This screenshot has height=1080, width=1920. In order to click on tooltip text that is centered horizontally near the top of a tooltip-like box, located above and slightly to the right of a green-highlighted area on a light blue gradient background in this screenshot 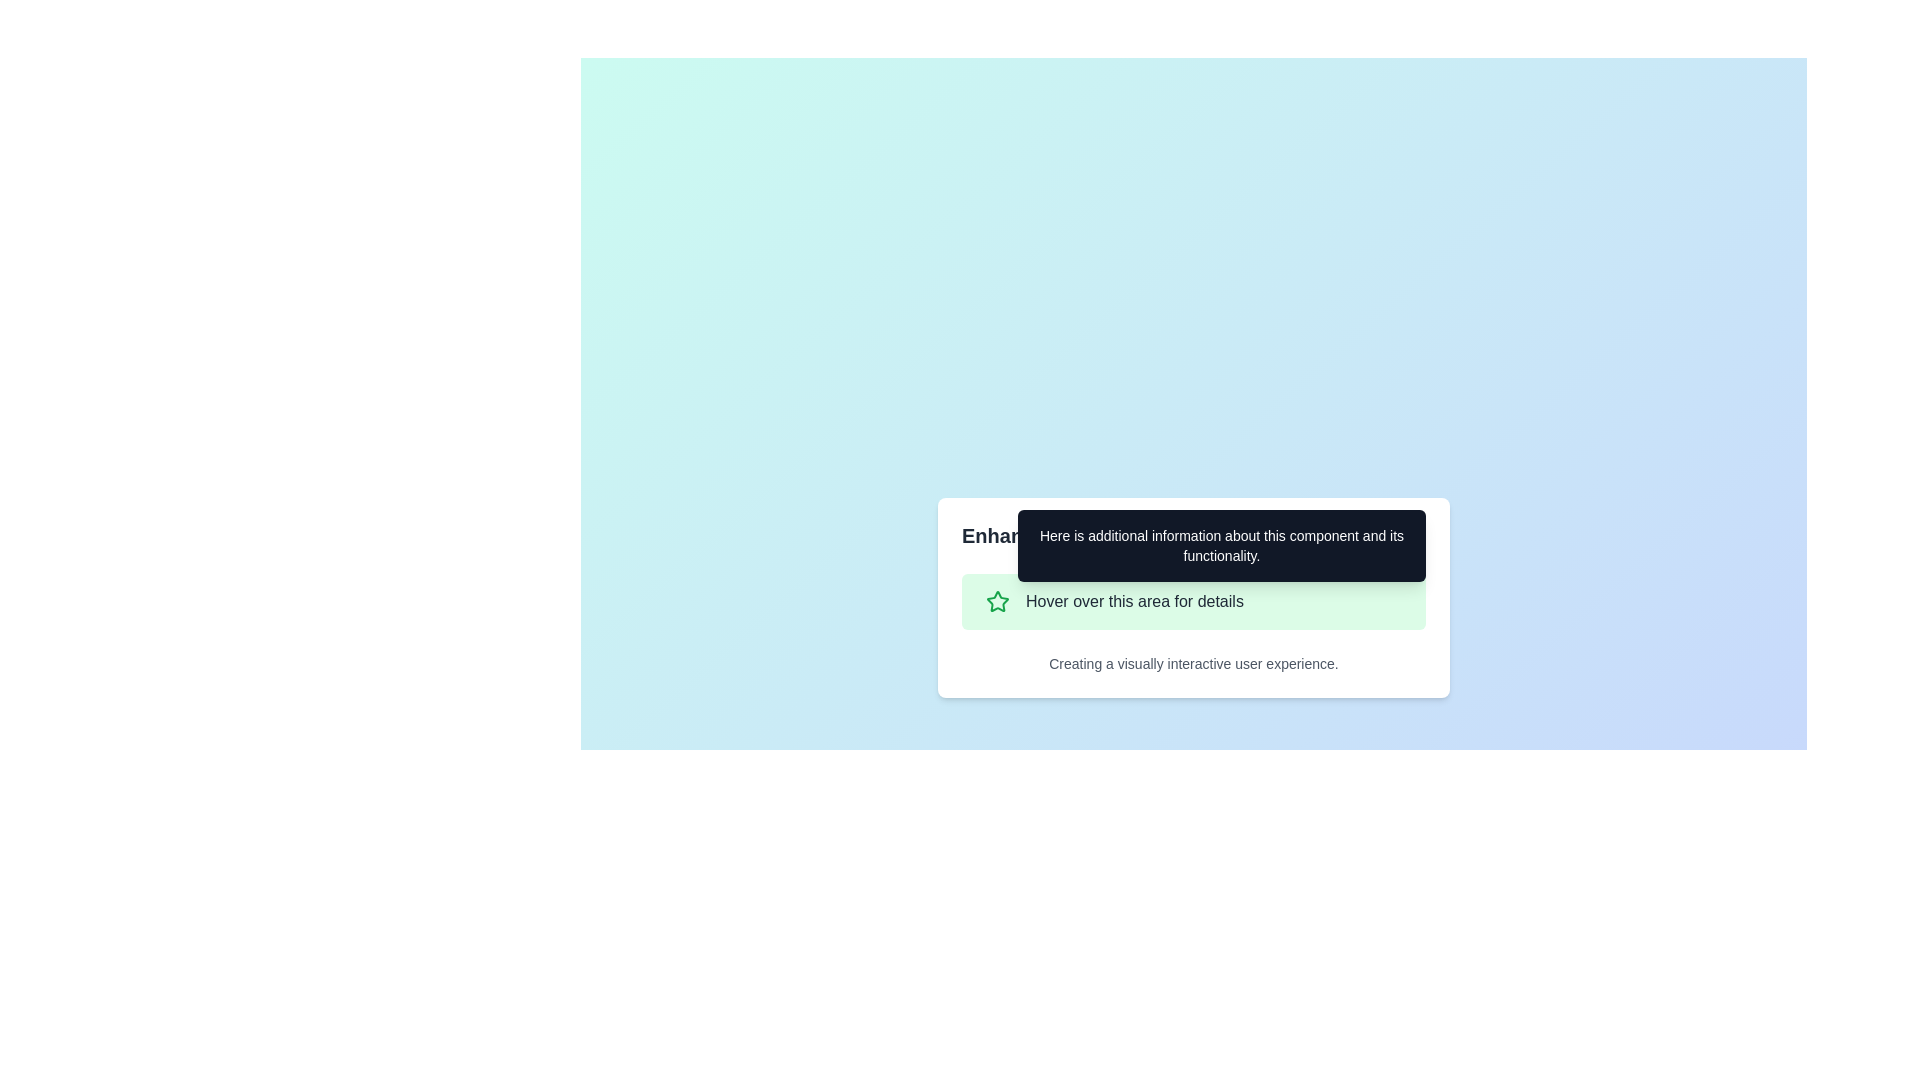, I will do `click(1221, 546)`.